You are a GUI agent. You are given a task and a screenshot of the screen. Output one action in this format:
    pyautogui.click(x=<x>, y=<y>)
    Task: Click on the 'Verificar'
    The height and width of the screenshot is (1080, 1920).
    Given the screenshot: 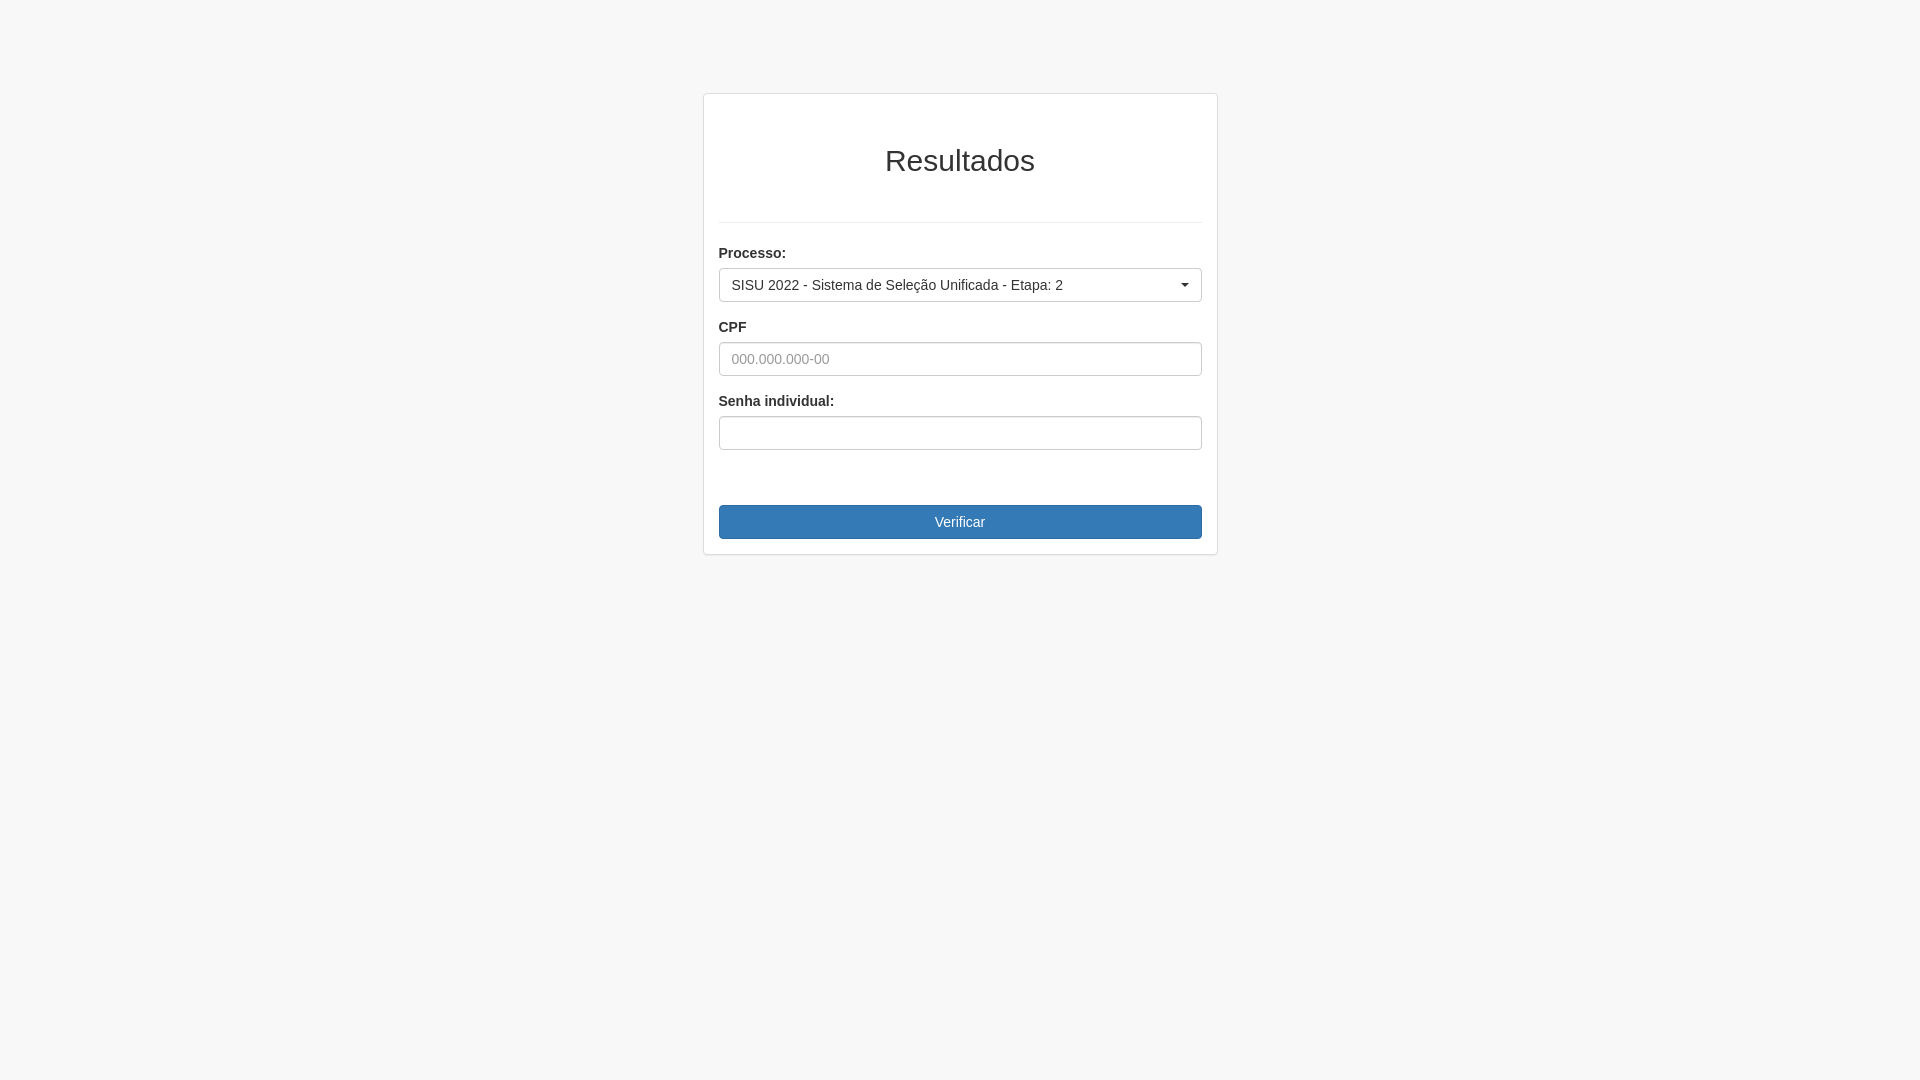 What is the action you would take?
    pyautogui.click(x=958, y=520)
    